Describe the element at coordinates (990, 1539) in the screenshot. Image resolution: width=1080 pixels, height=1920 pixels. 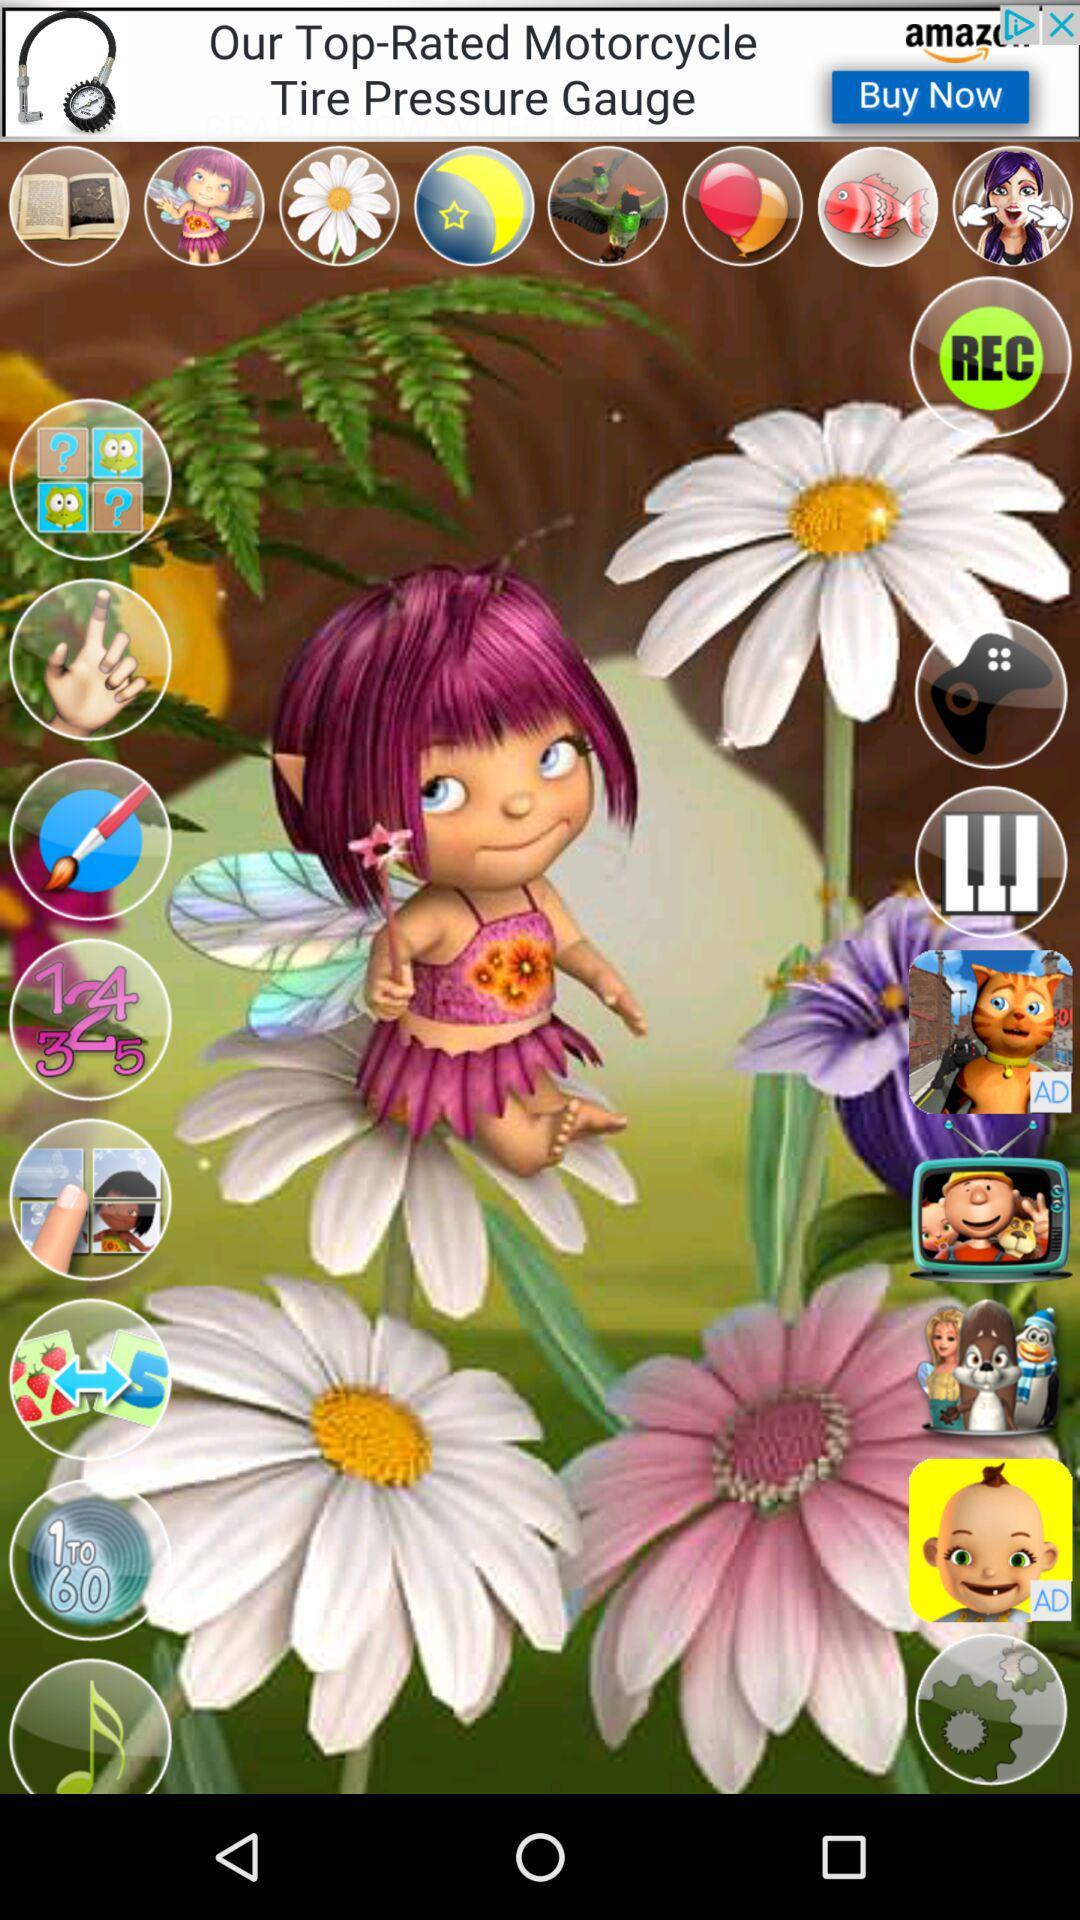
I see `open advertisement` at that location.